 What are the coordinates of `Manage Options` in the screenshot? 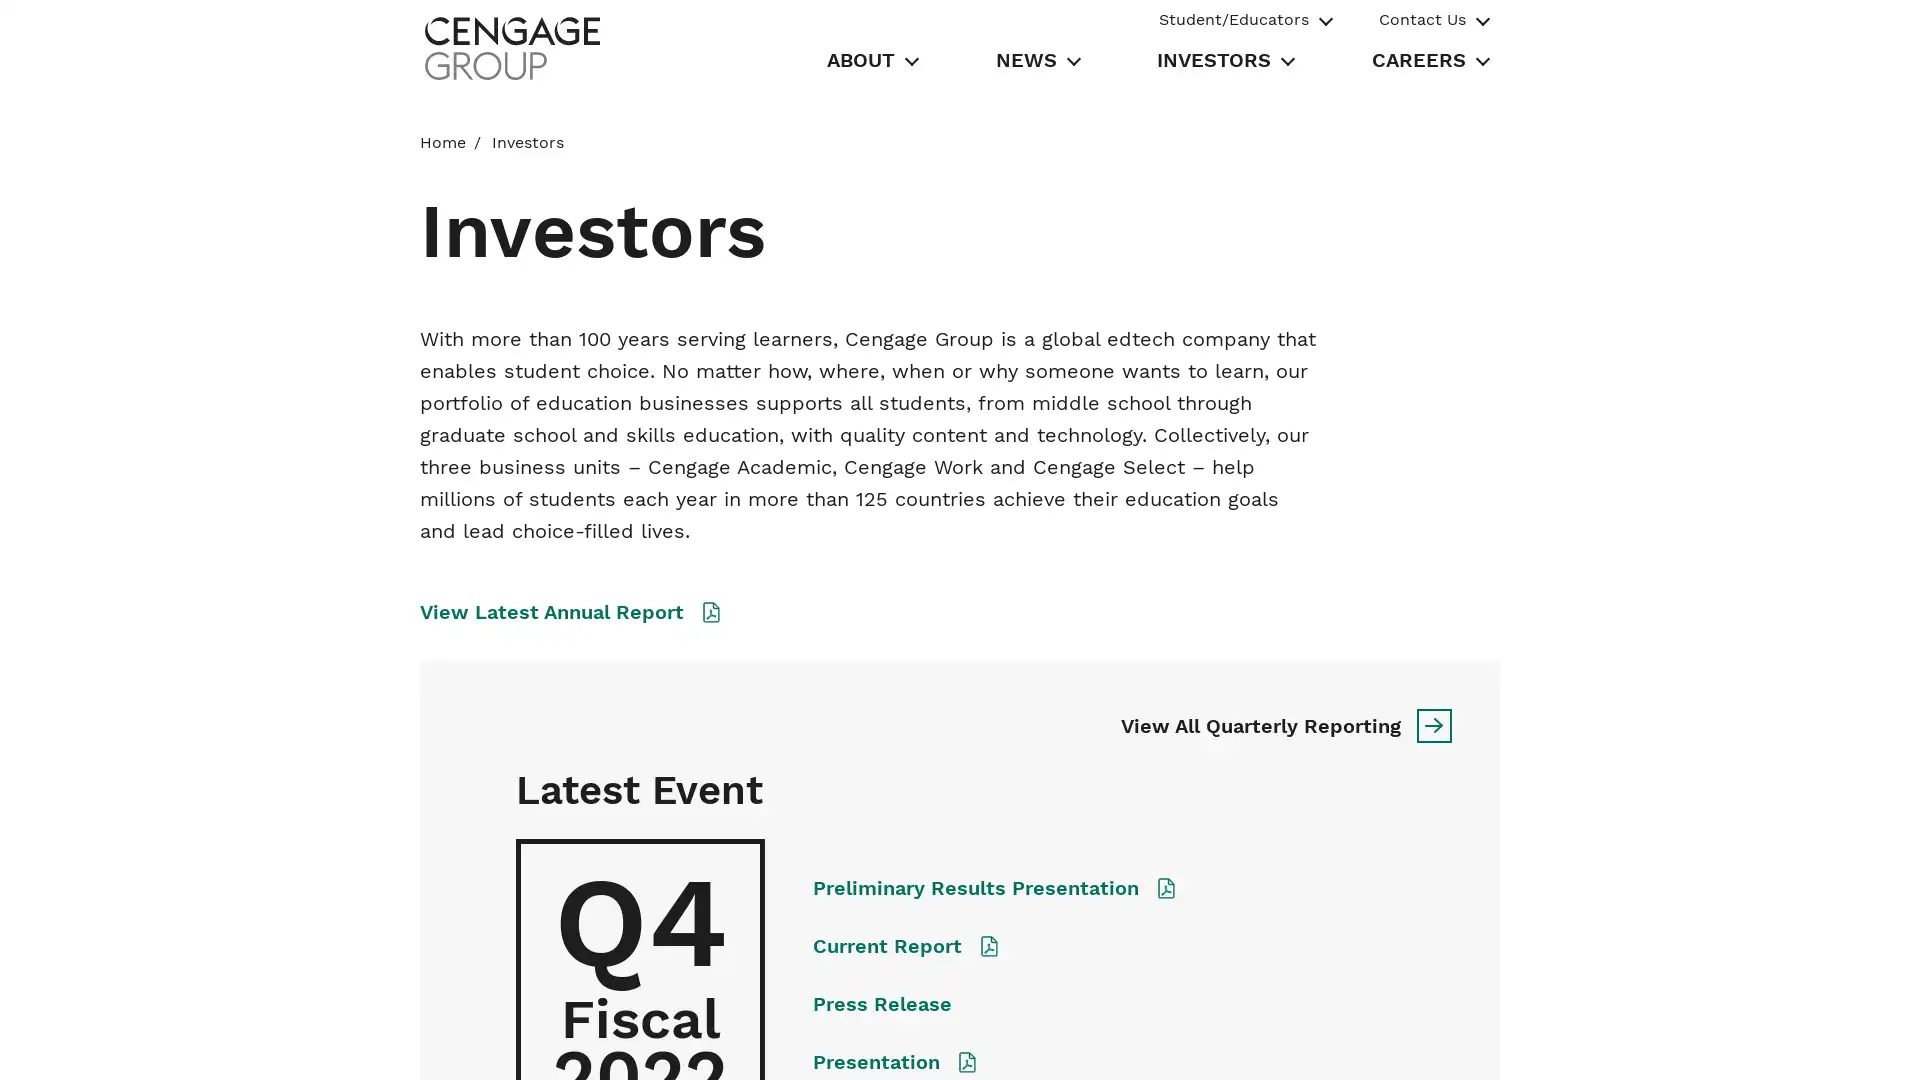 It's located at (1398, 1041).